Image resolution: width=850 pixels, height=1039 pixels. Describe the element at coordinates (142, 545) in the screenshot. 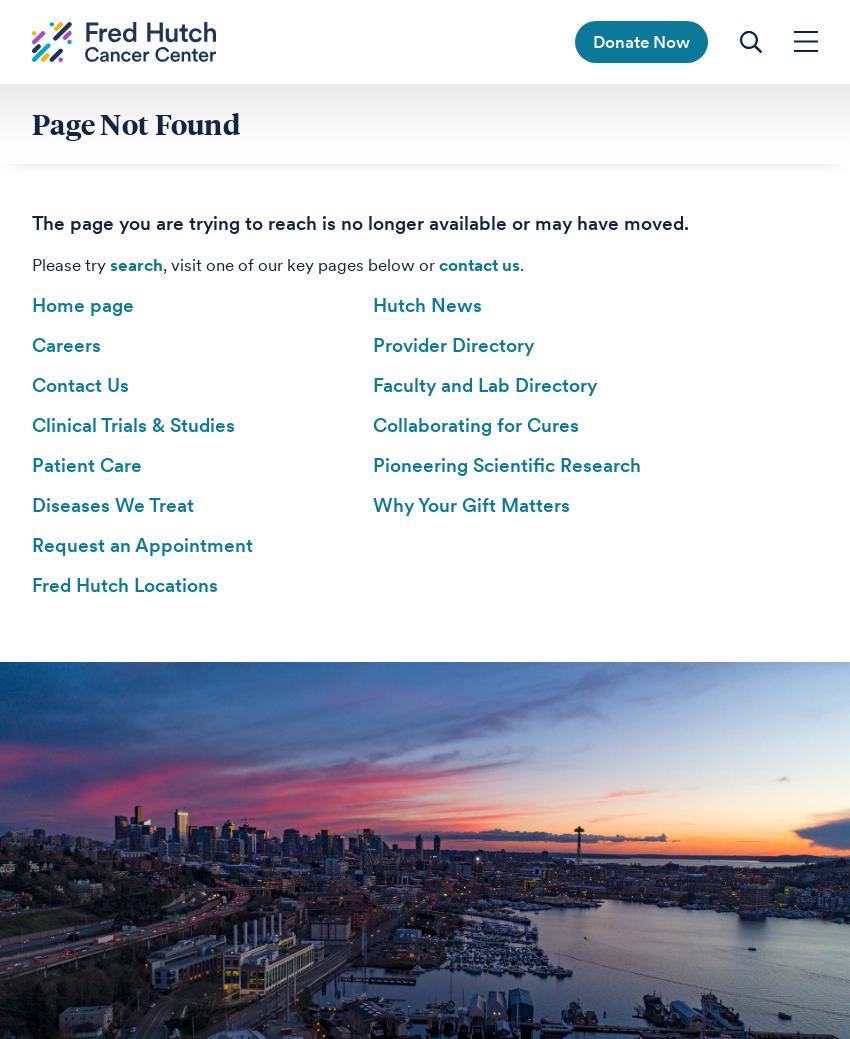

I see `'Request an Appointment'` at that location.